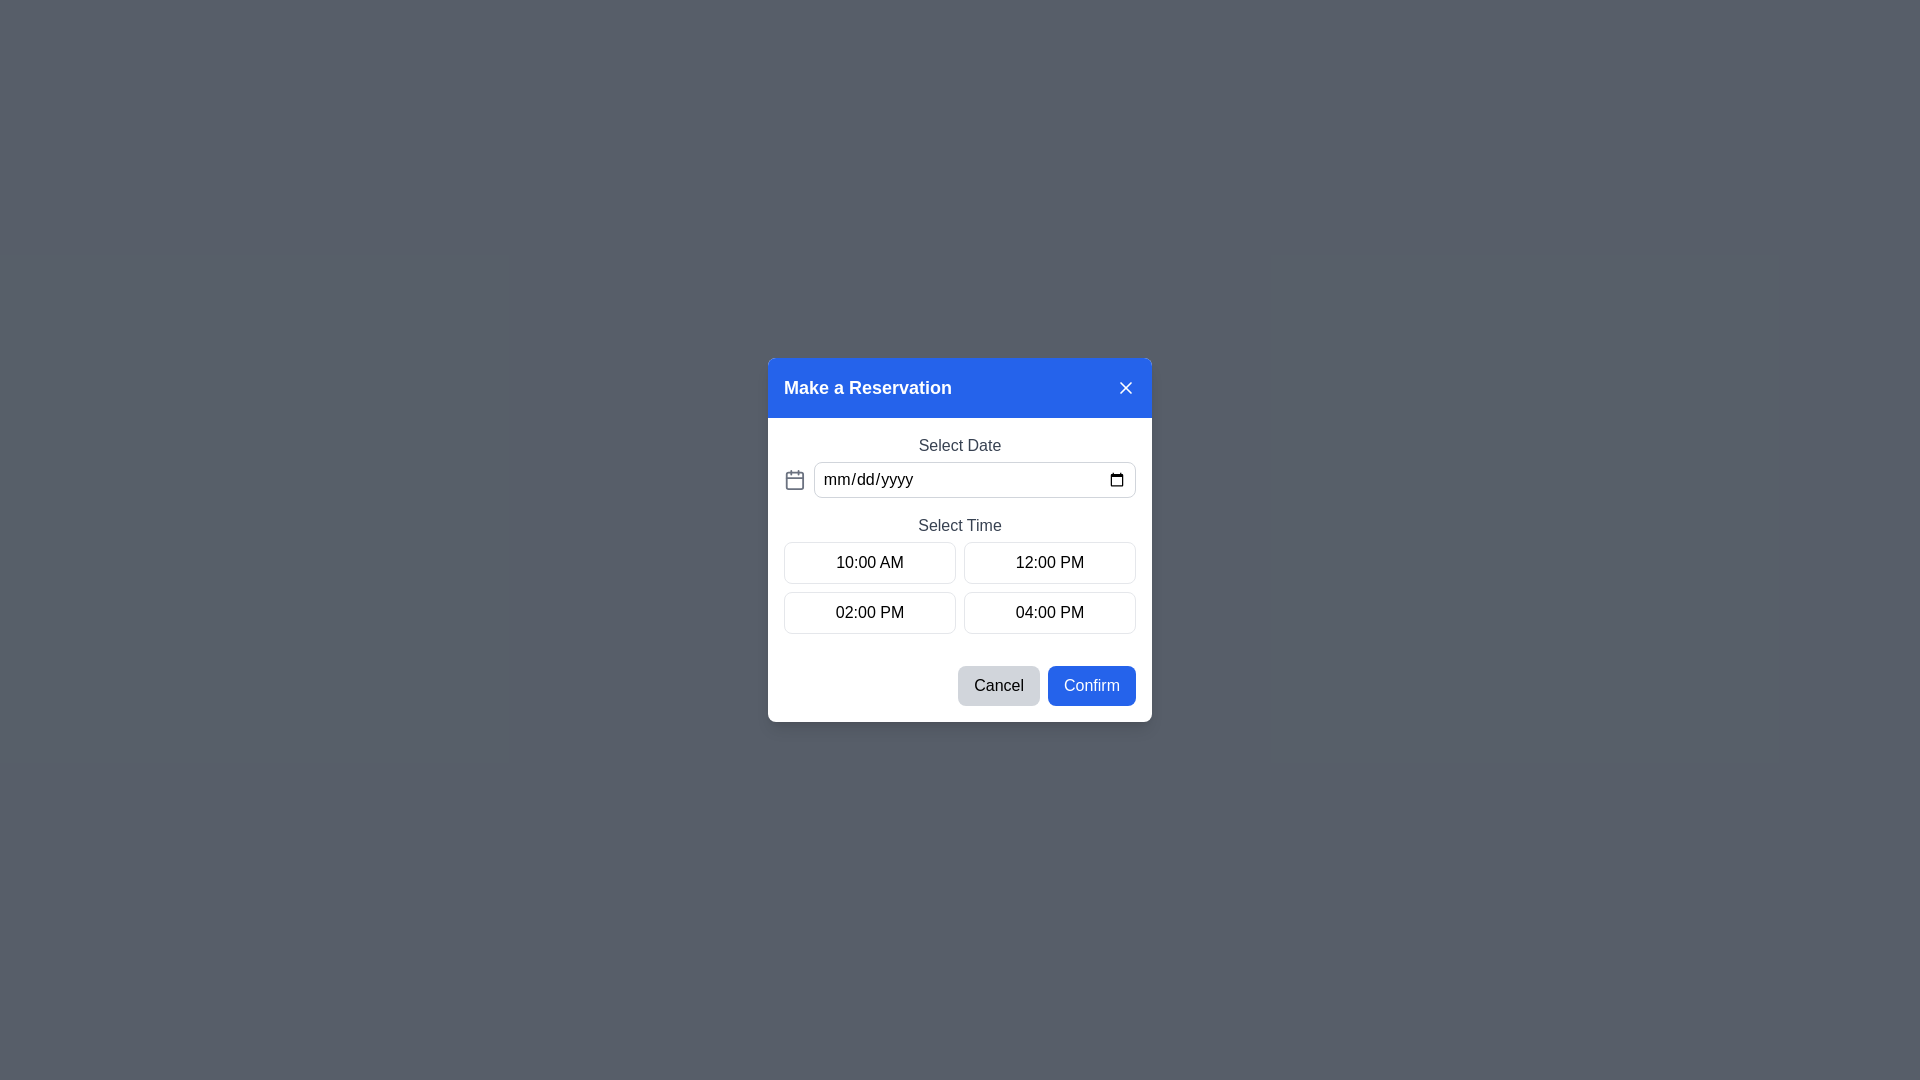 This screenshot has height=1080, width=1920. What do you see at coordinates (960, 586) in the screenshot?
I see `the time option in the grid layout within the 'Make a Reservation' modal` at bounding box center [960, 586].